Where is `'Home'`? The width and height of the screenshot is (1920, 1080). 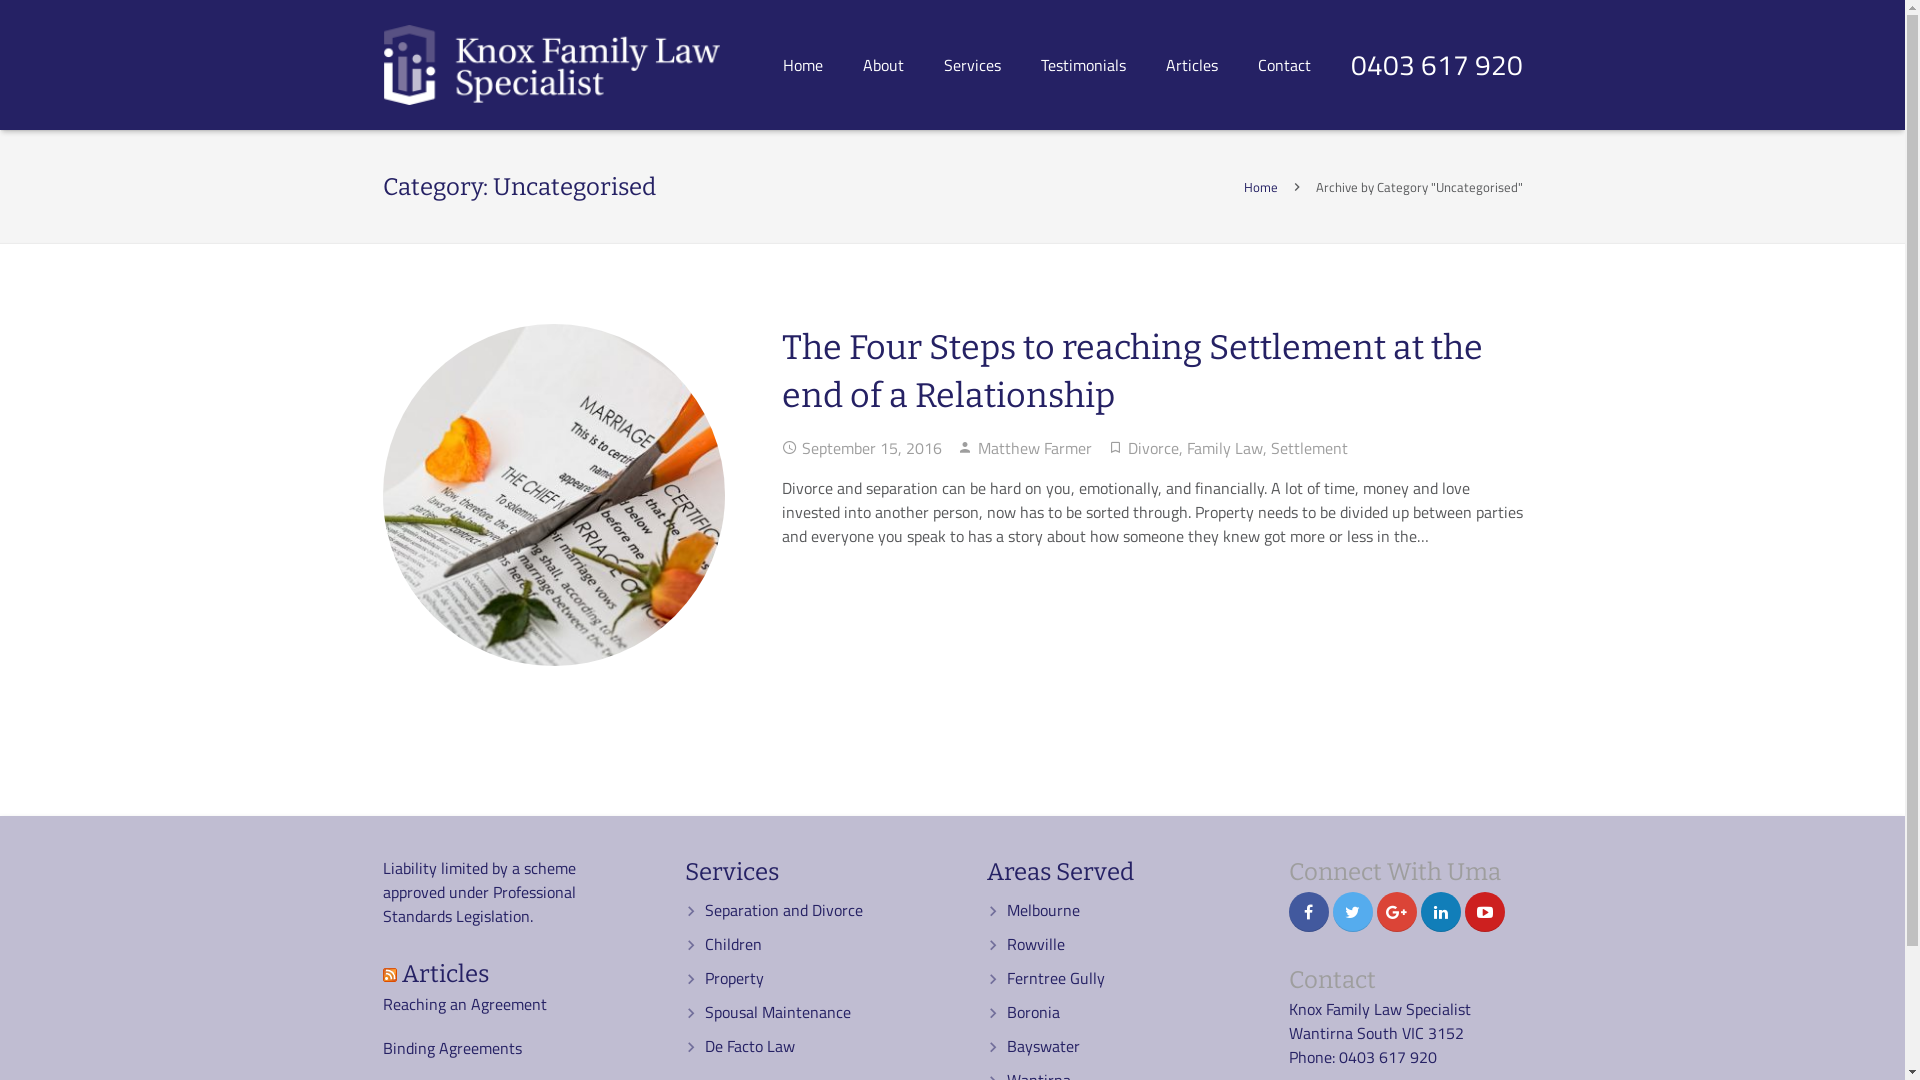
'Home' is located at coordinates (1260, 186).